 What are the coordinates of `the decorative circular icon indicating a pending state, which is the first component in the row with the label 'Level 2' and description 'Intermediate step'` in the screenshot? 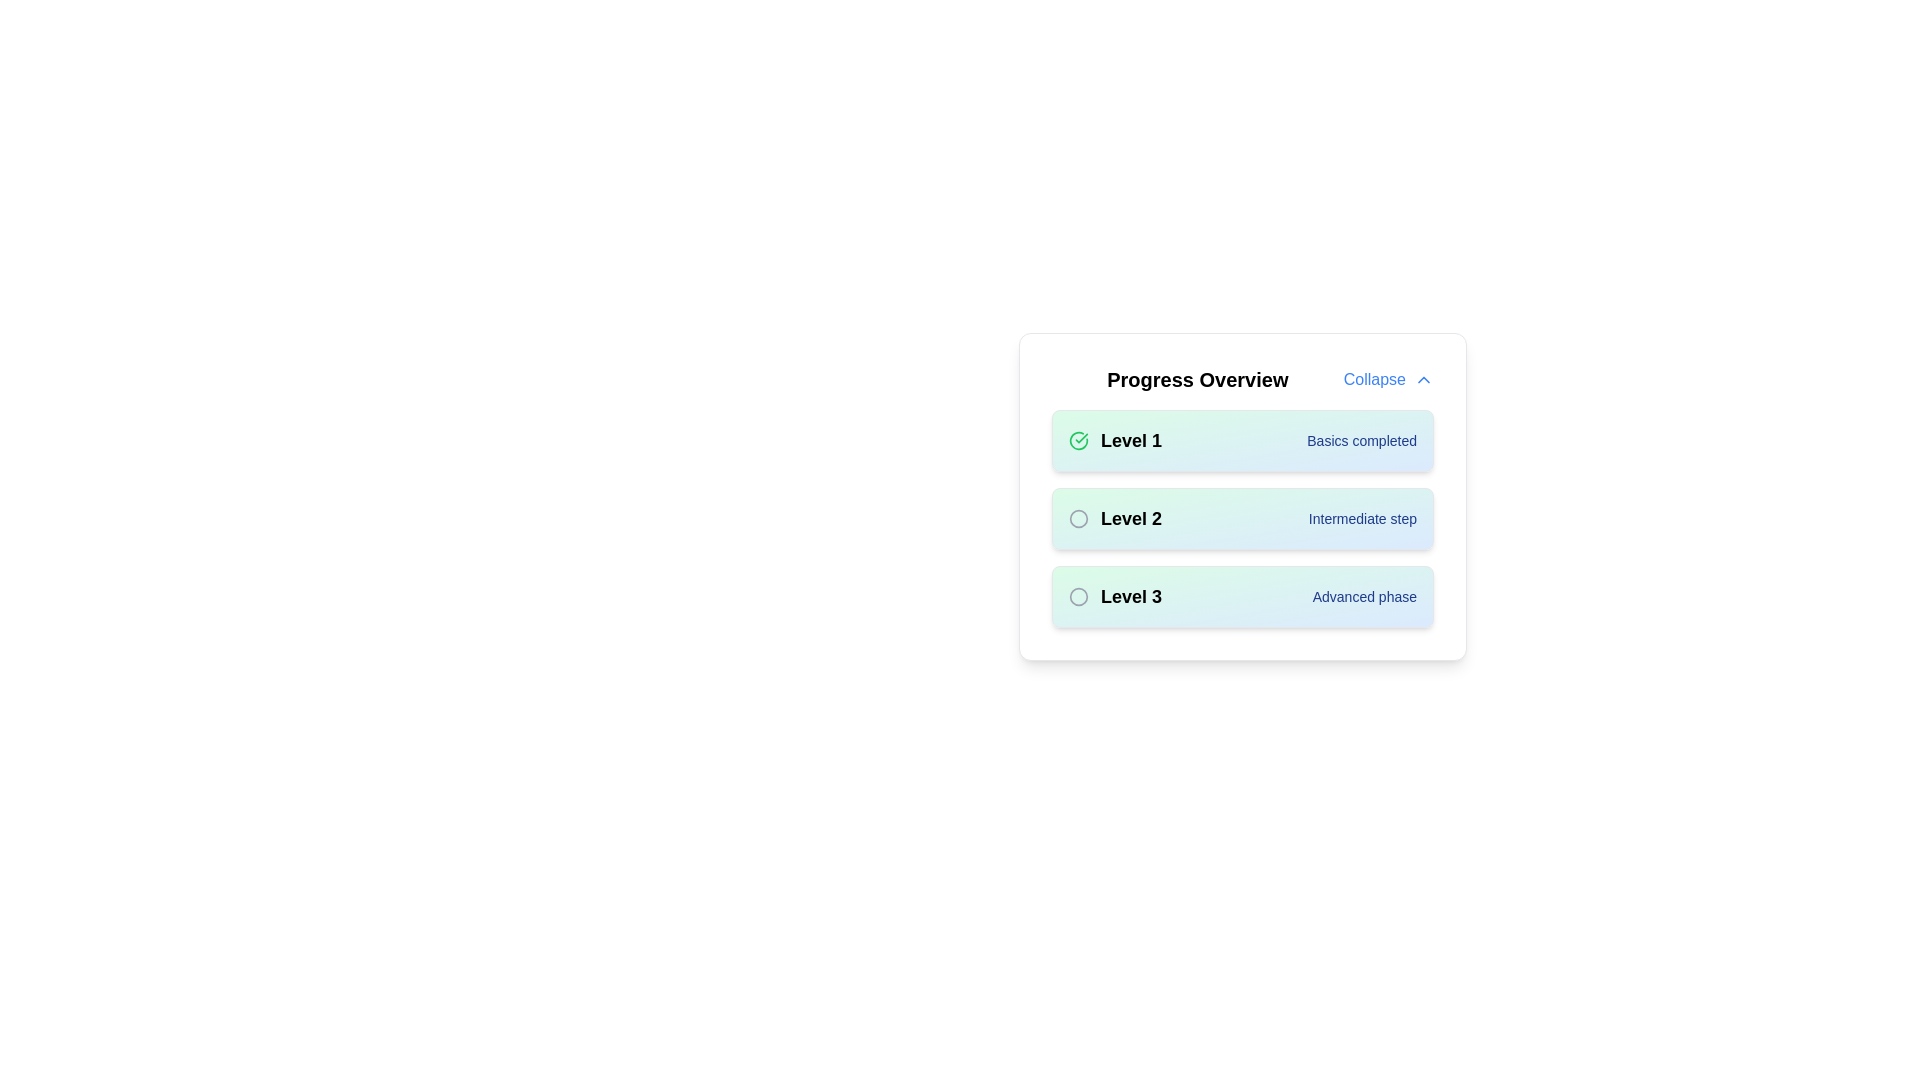 It's located at (1078, 518).